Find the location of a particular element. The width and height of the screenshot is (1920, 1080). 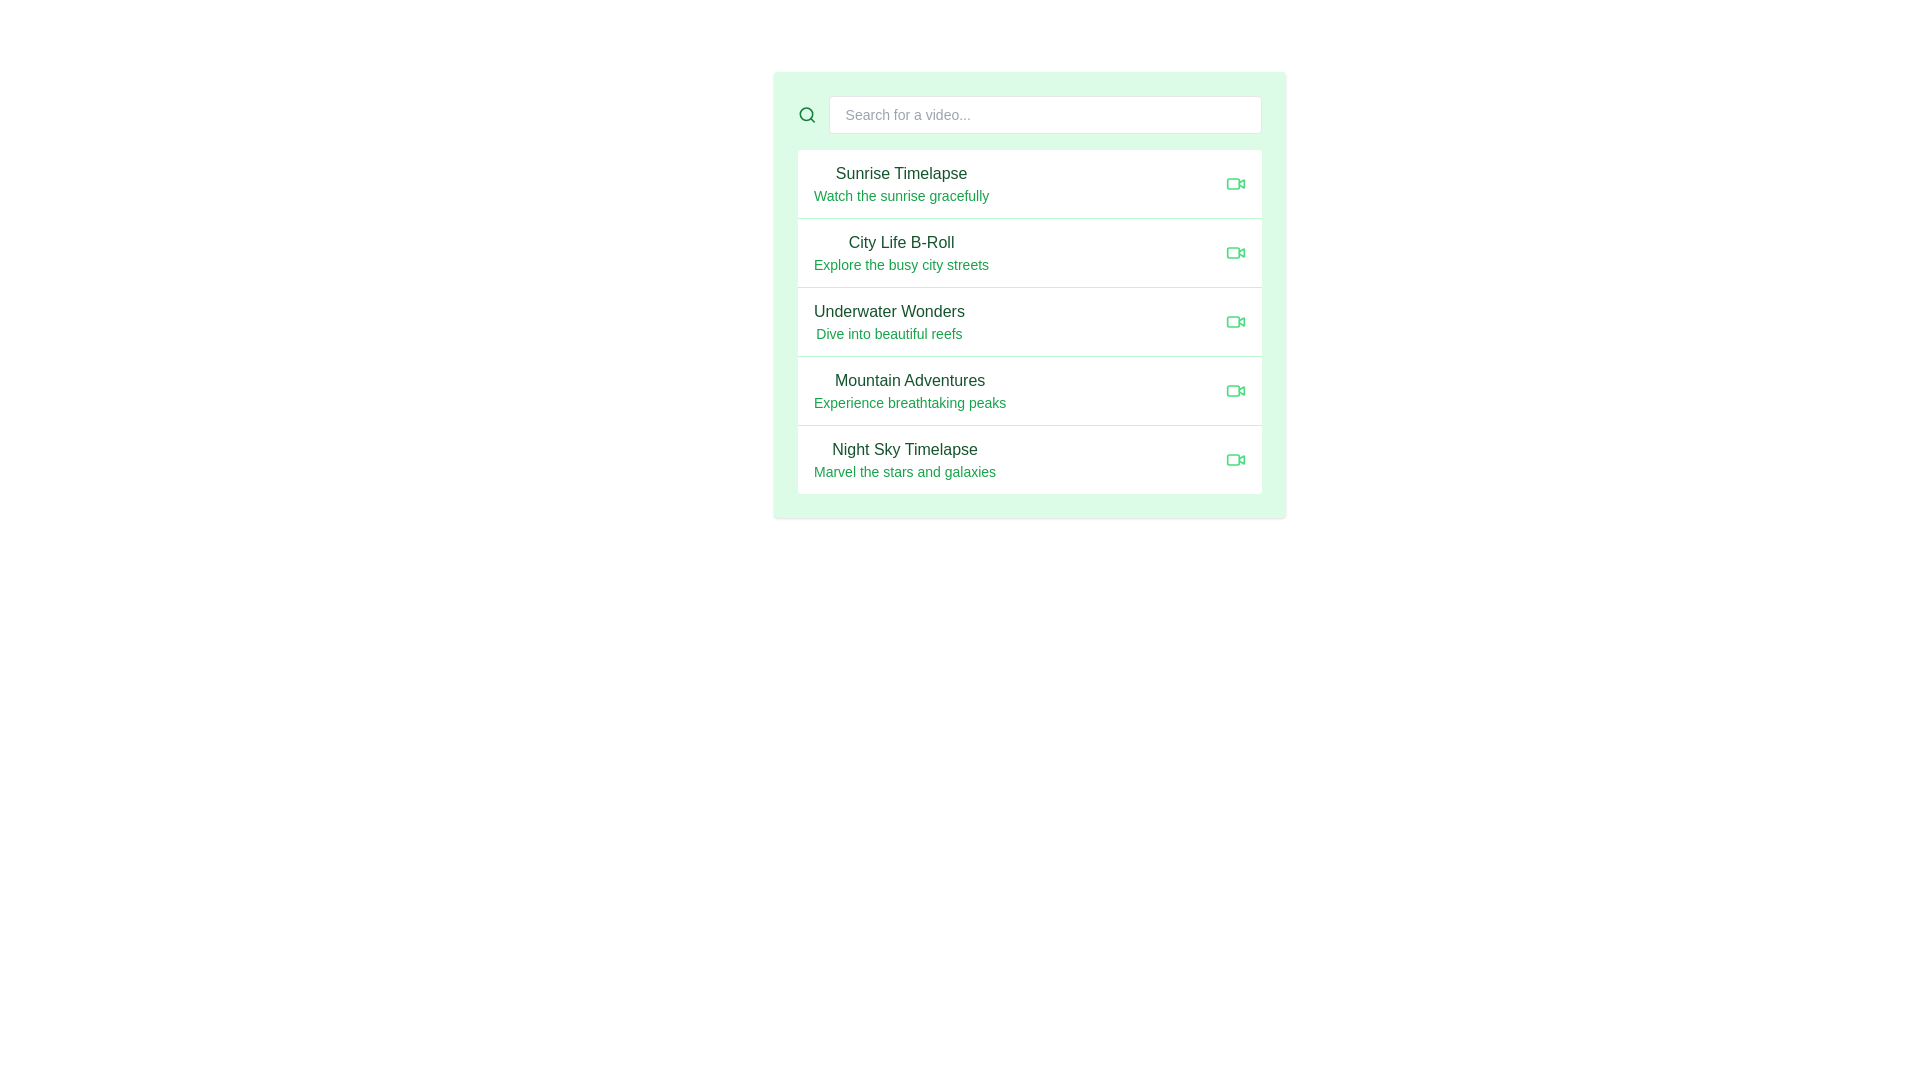

the design of the light green rounded icon located next to the 'Sunrise Timelapse' list item, which is the first icon in the list layout is located at coordinates (1232, 184).